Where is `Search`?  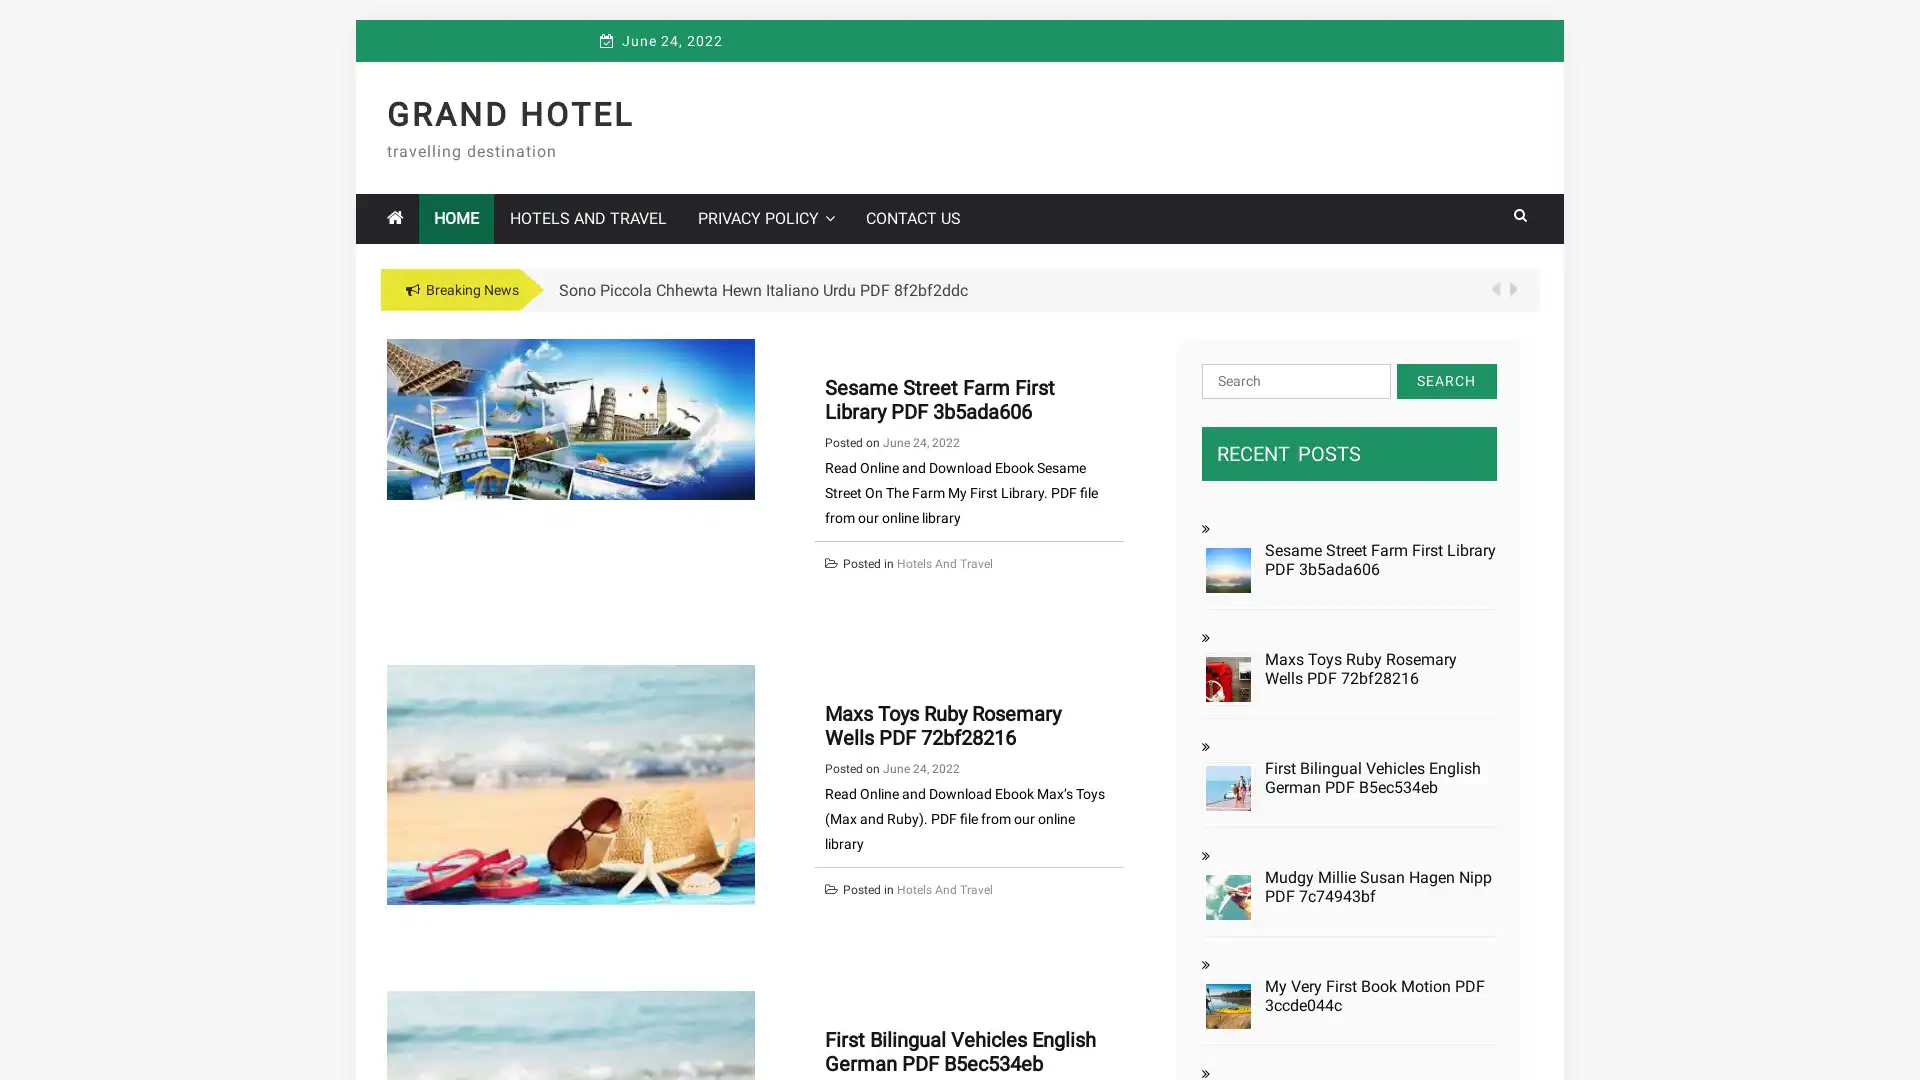
Search is located at coordinates (1445, 380).